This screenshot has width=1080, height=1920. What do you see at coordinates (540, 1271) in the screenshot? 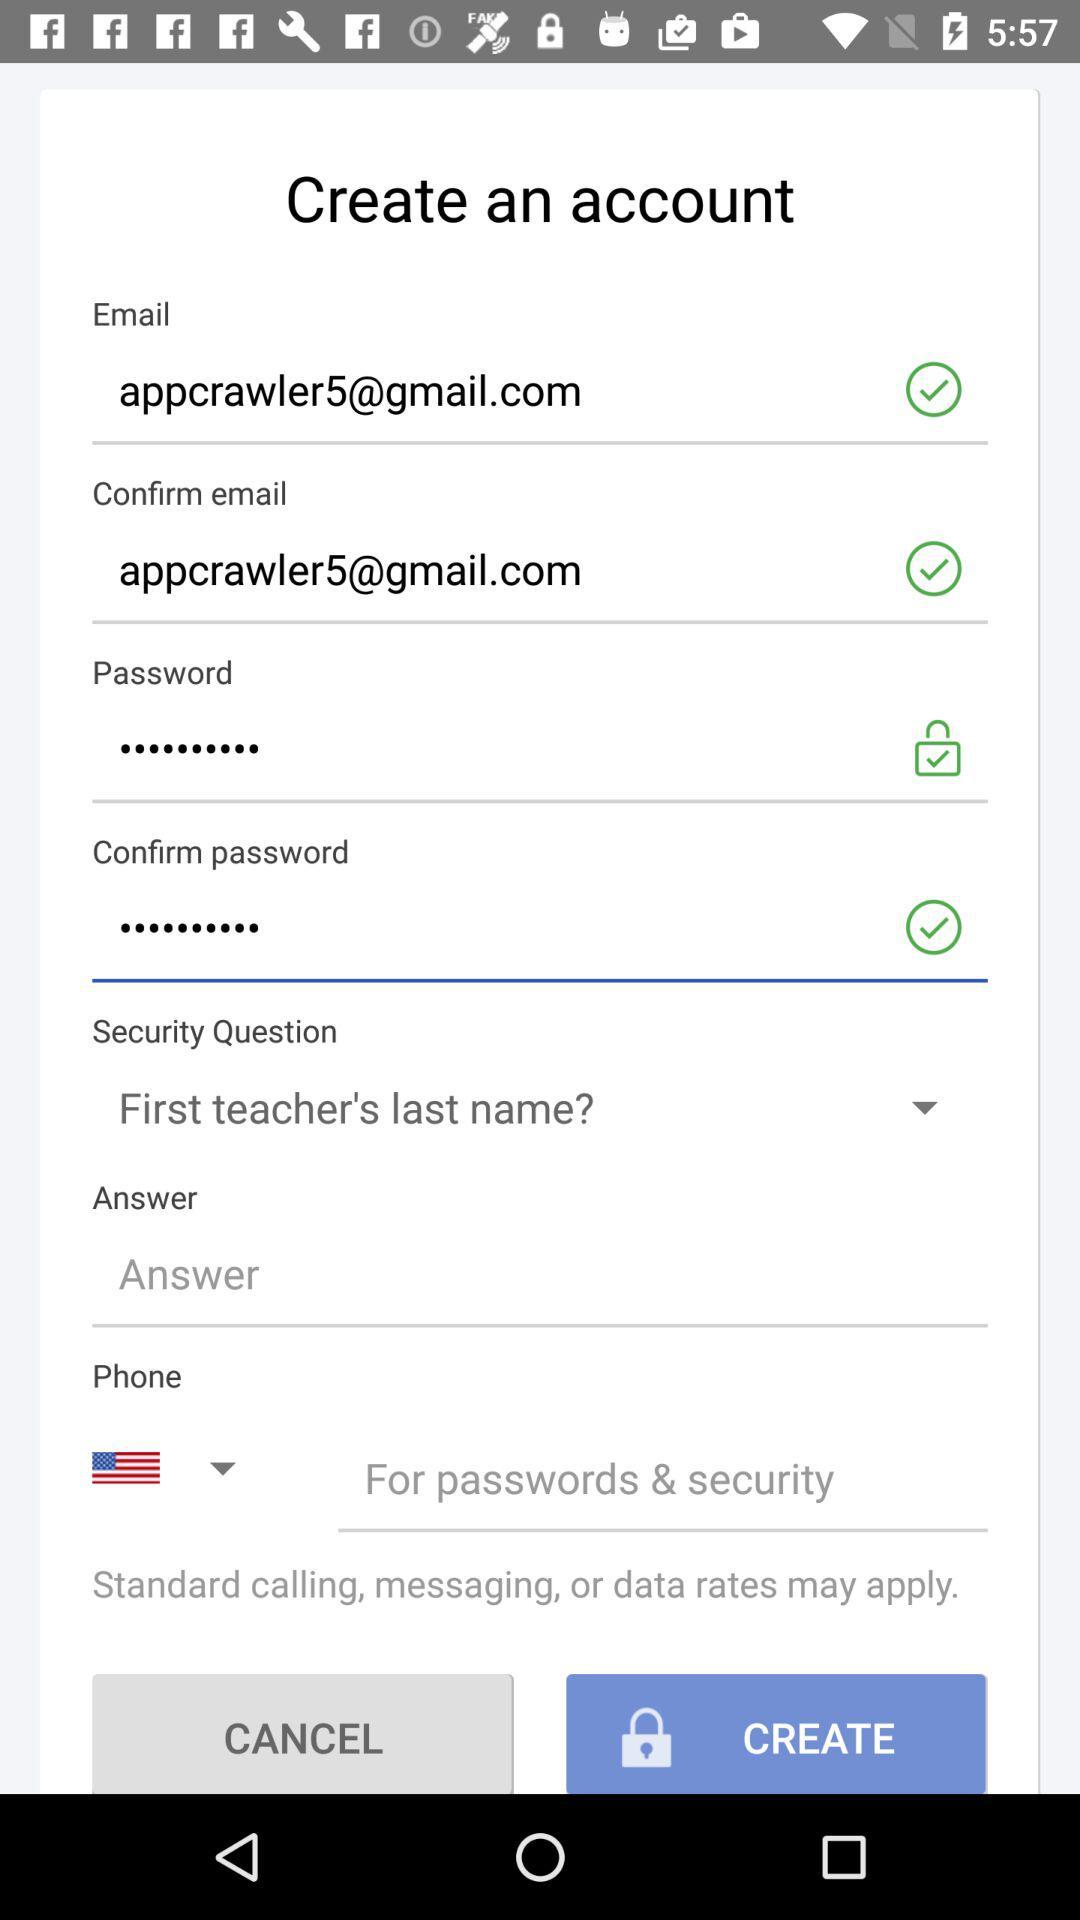
I see `open answer` at bounding box center [540, 1271].